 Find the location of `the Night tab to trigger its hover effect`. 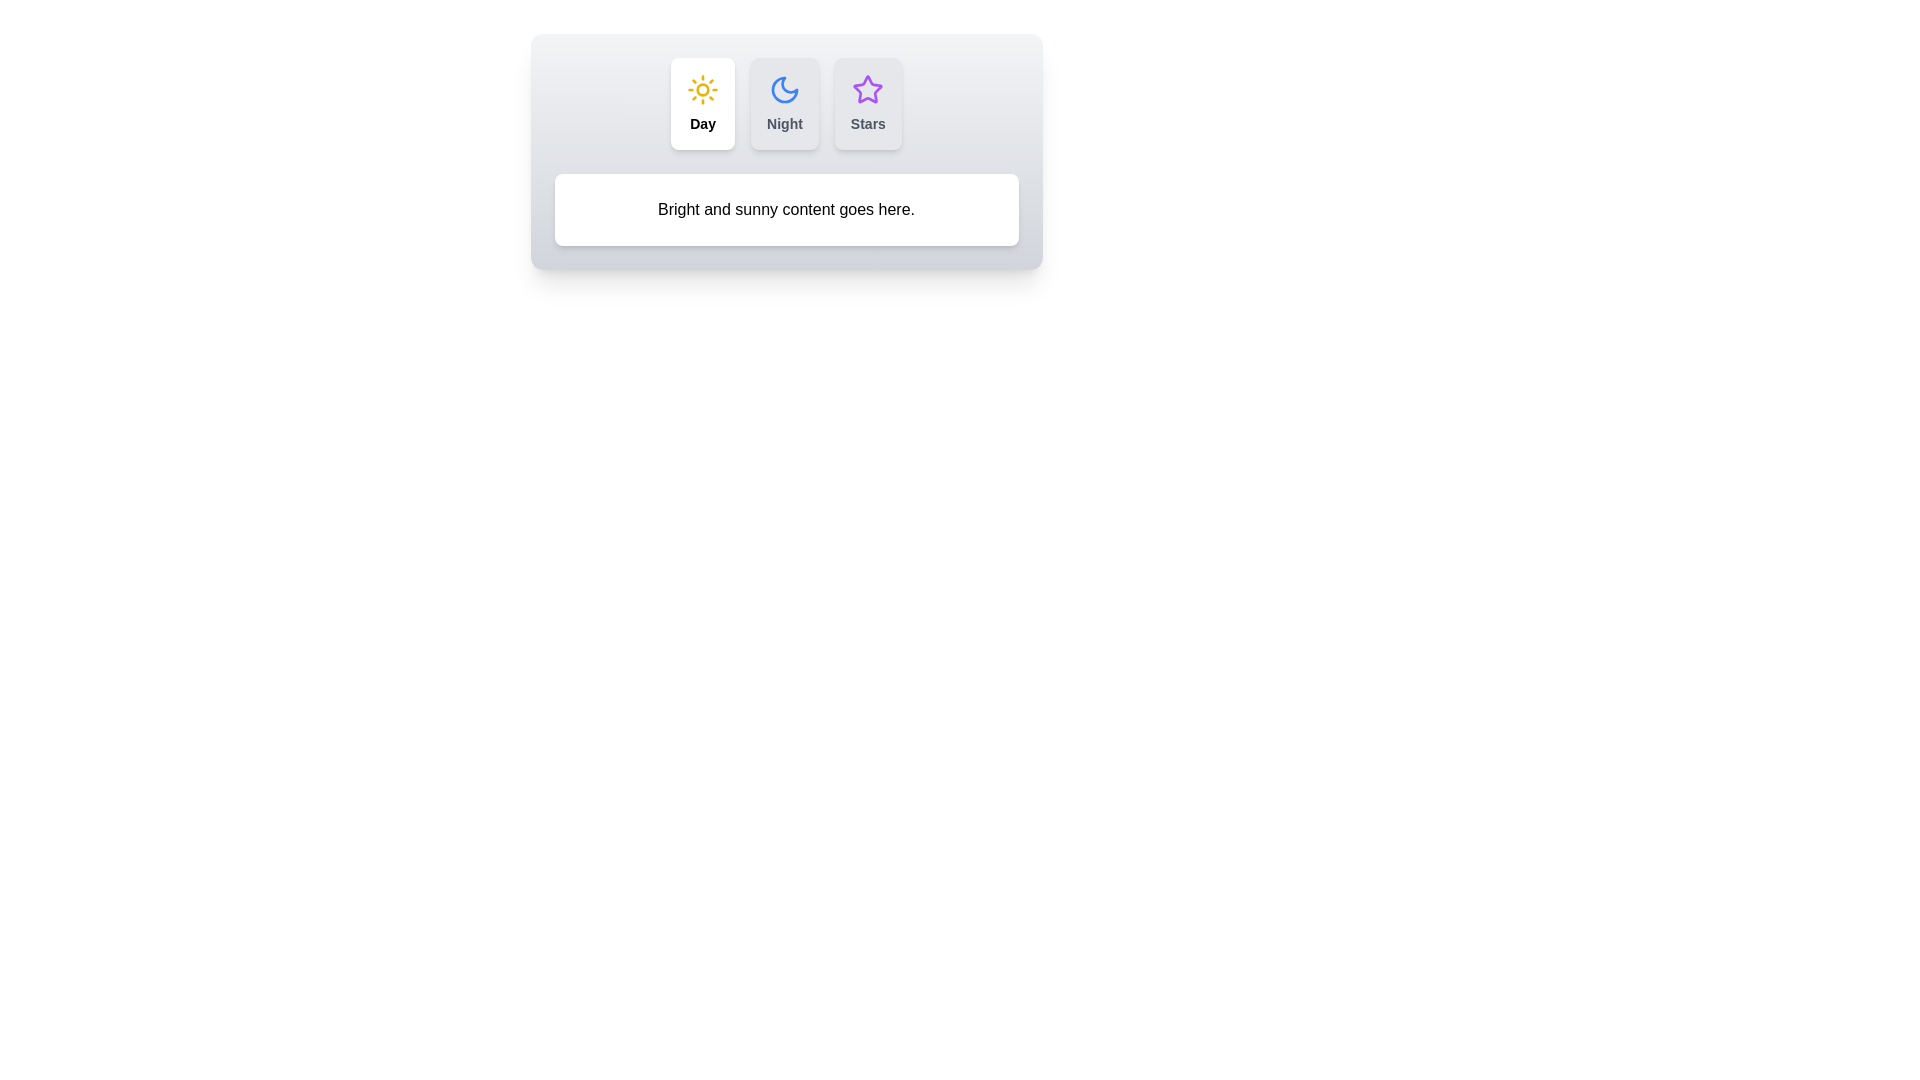

the Night tab to trigger its hover effect is located at coordinates (783, 104).